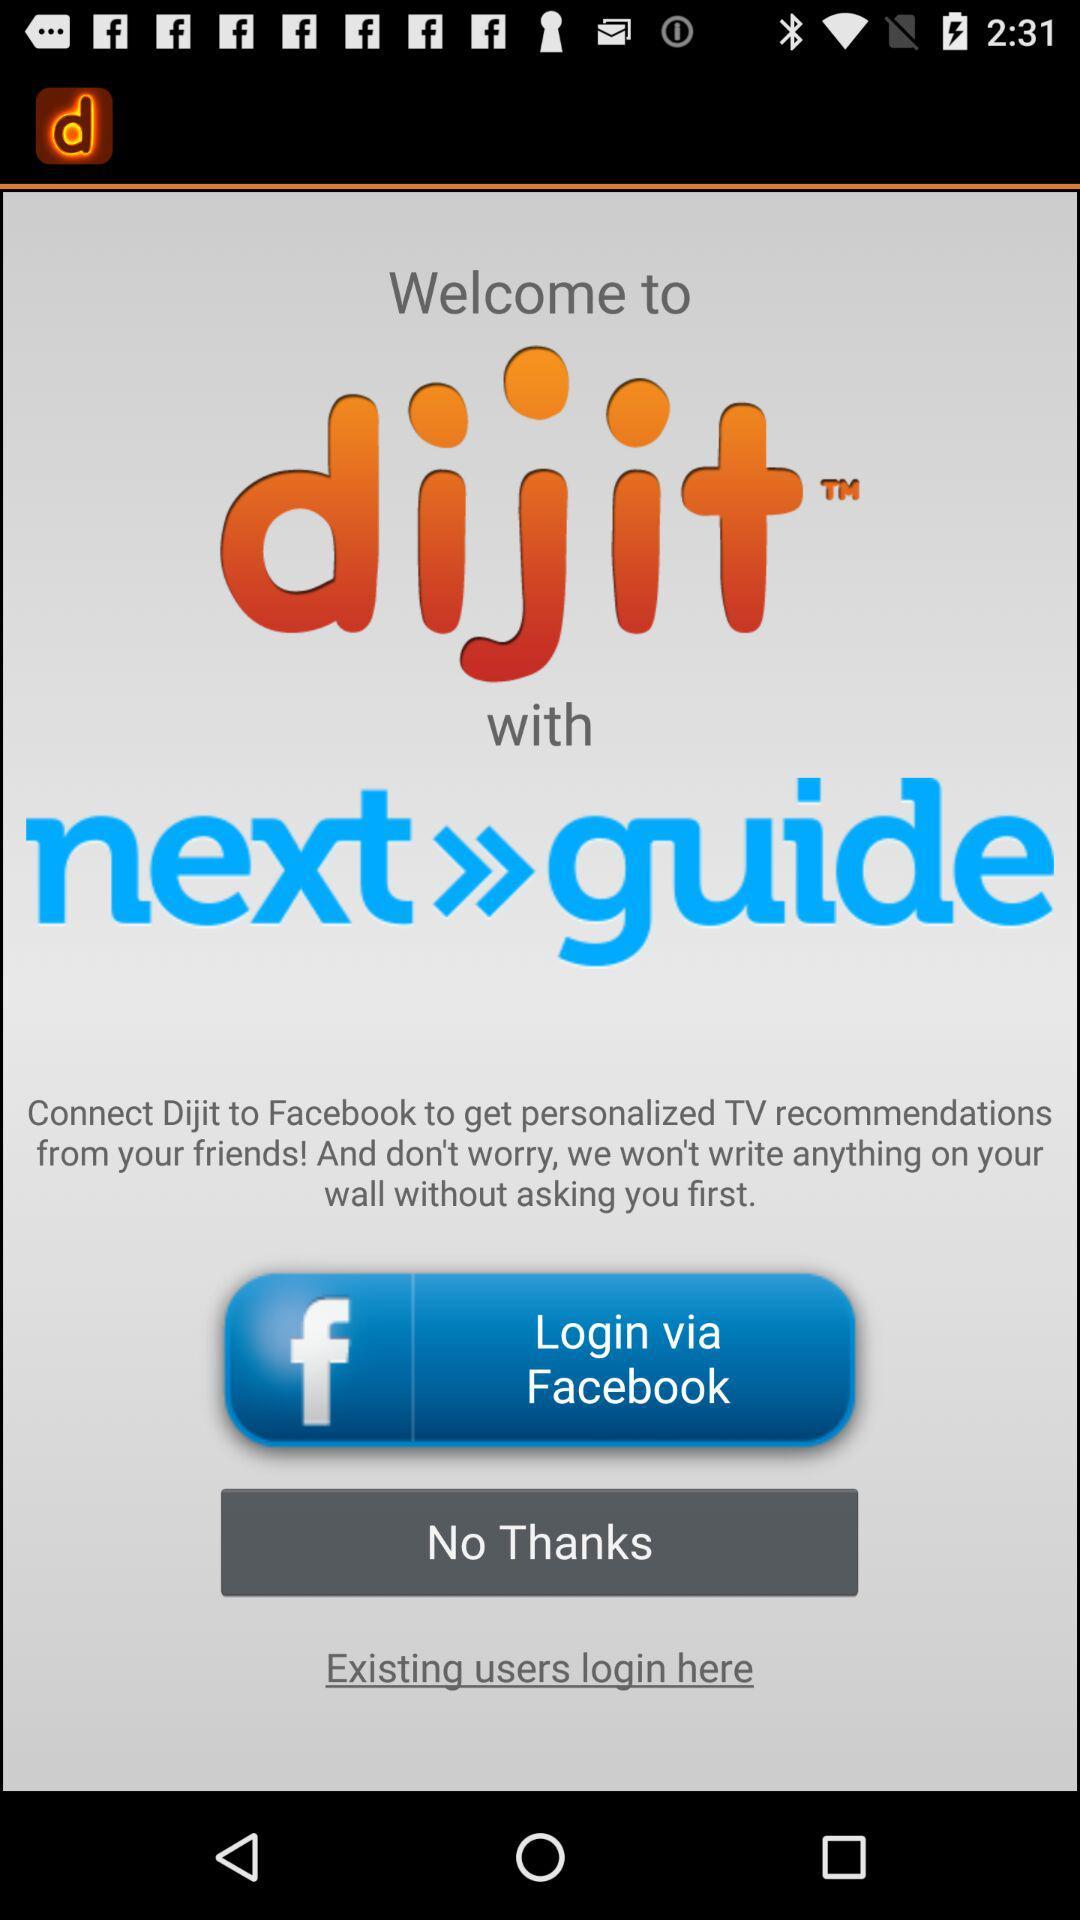 The image size is (1080, 1920). I want to click on the icon above the existing users login item, so click(538, 1540).